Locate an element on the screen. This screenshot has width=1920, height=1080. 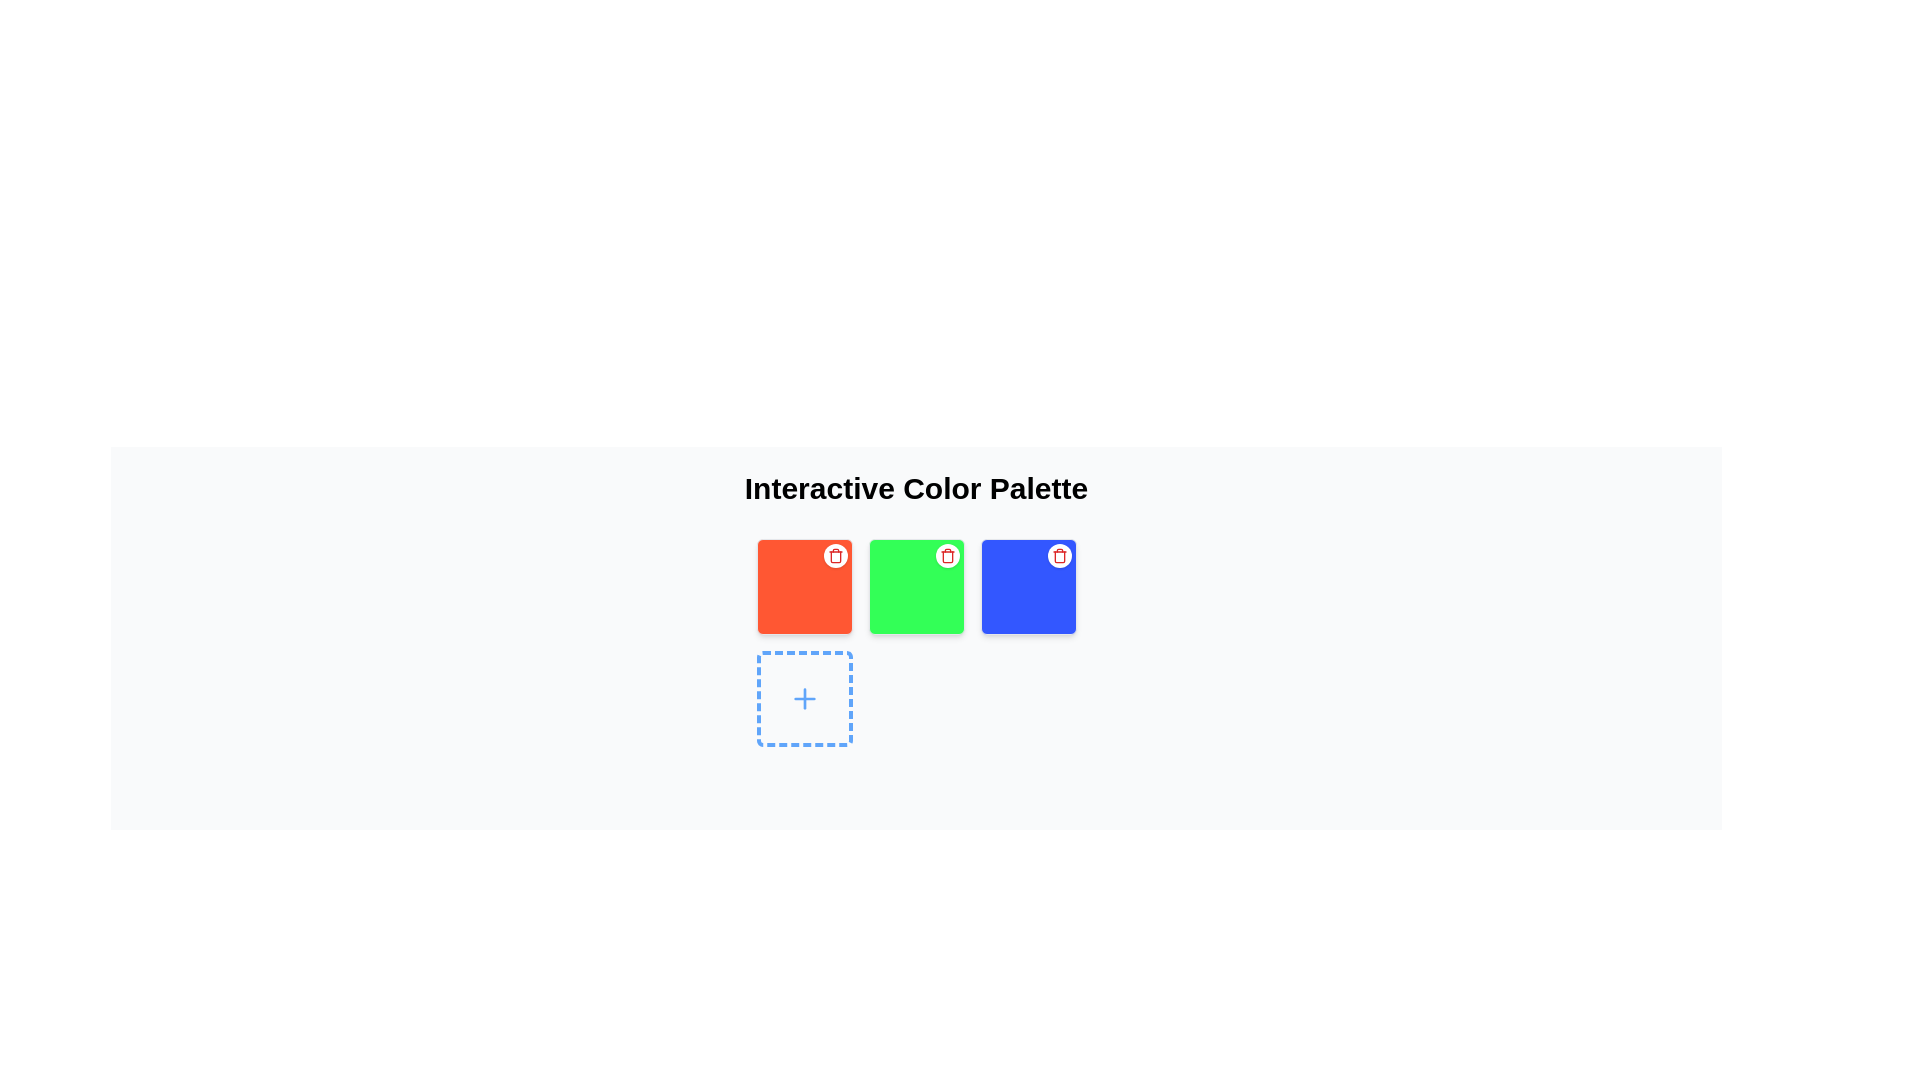
the first colored tile with a delete functionality, which is a square tile with an orange background and a white circular icon with a red trash can symbol at the top-right corner is located at coordinates (804, 585).